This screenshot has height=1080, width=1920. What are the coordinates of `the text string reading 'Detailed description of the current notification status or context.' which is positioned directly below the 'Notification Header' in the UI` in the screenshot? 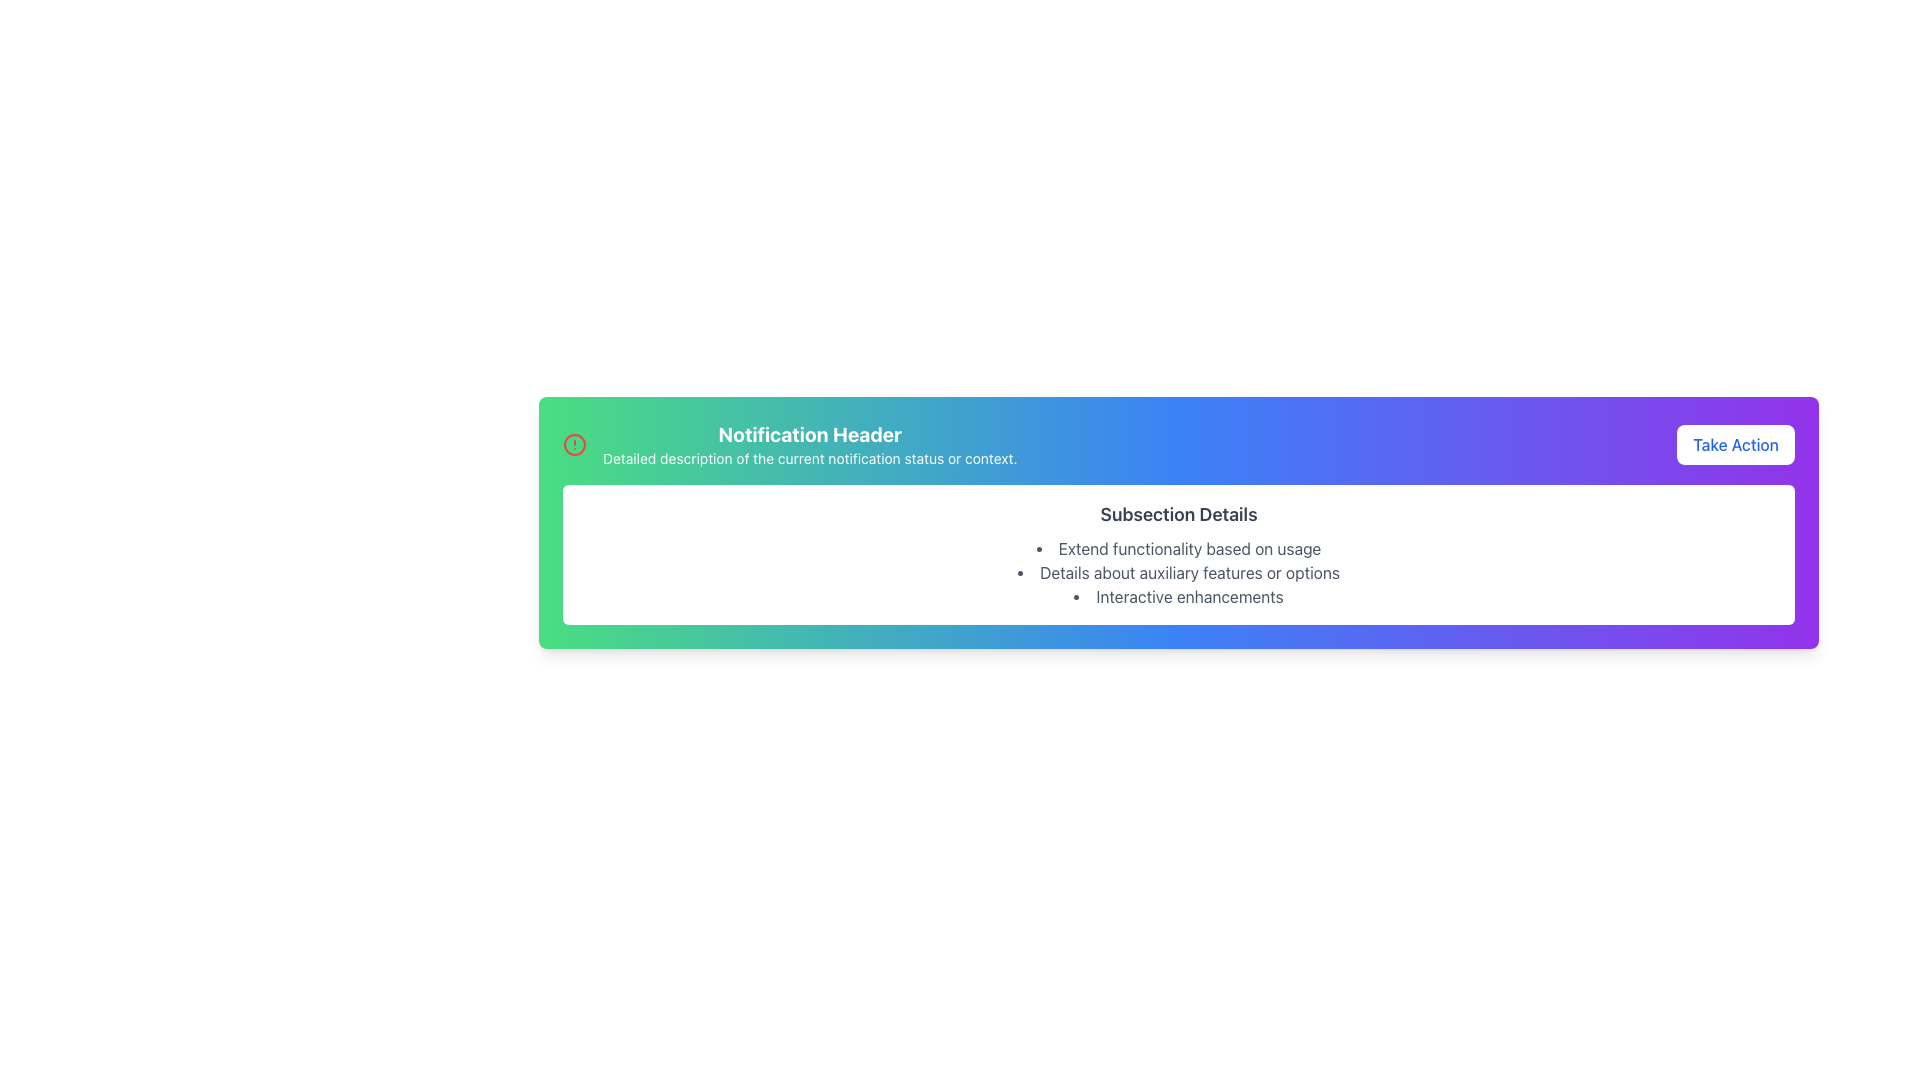 It's located at (810, 459).